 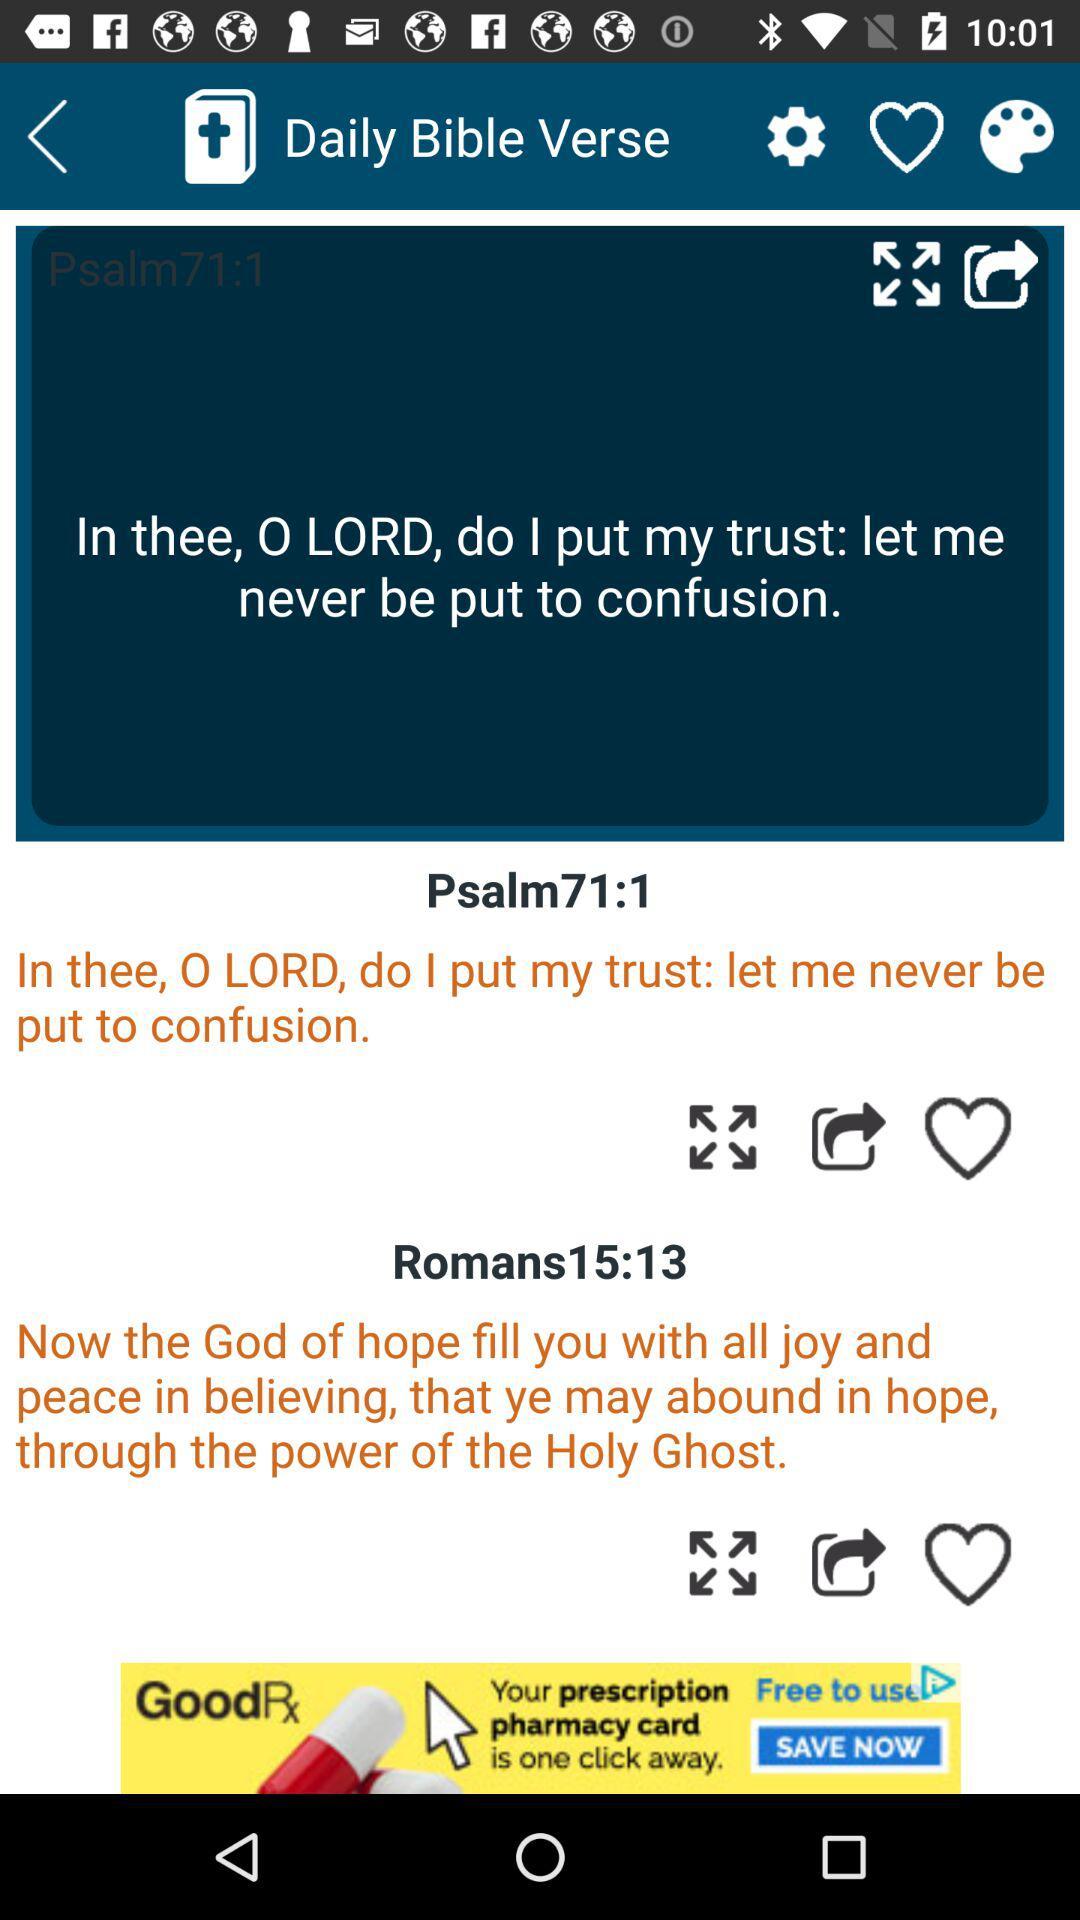 I want to click on shortcut option, so click(x=1001, y=272).